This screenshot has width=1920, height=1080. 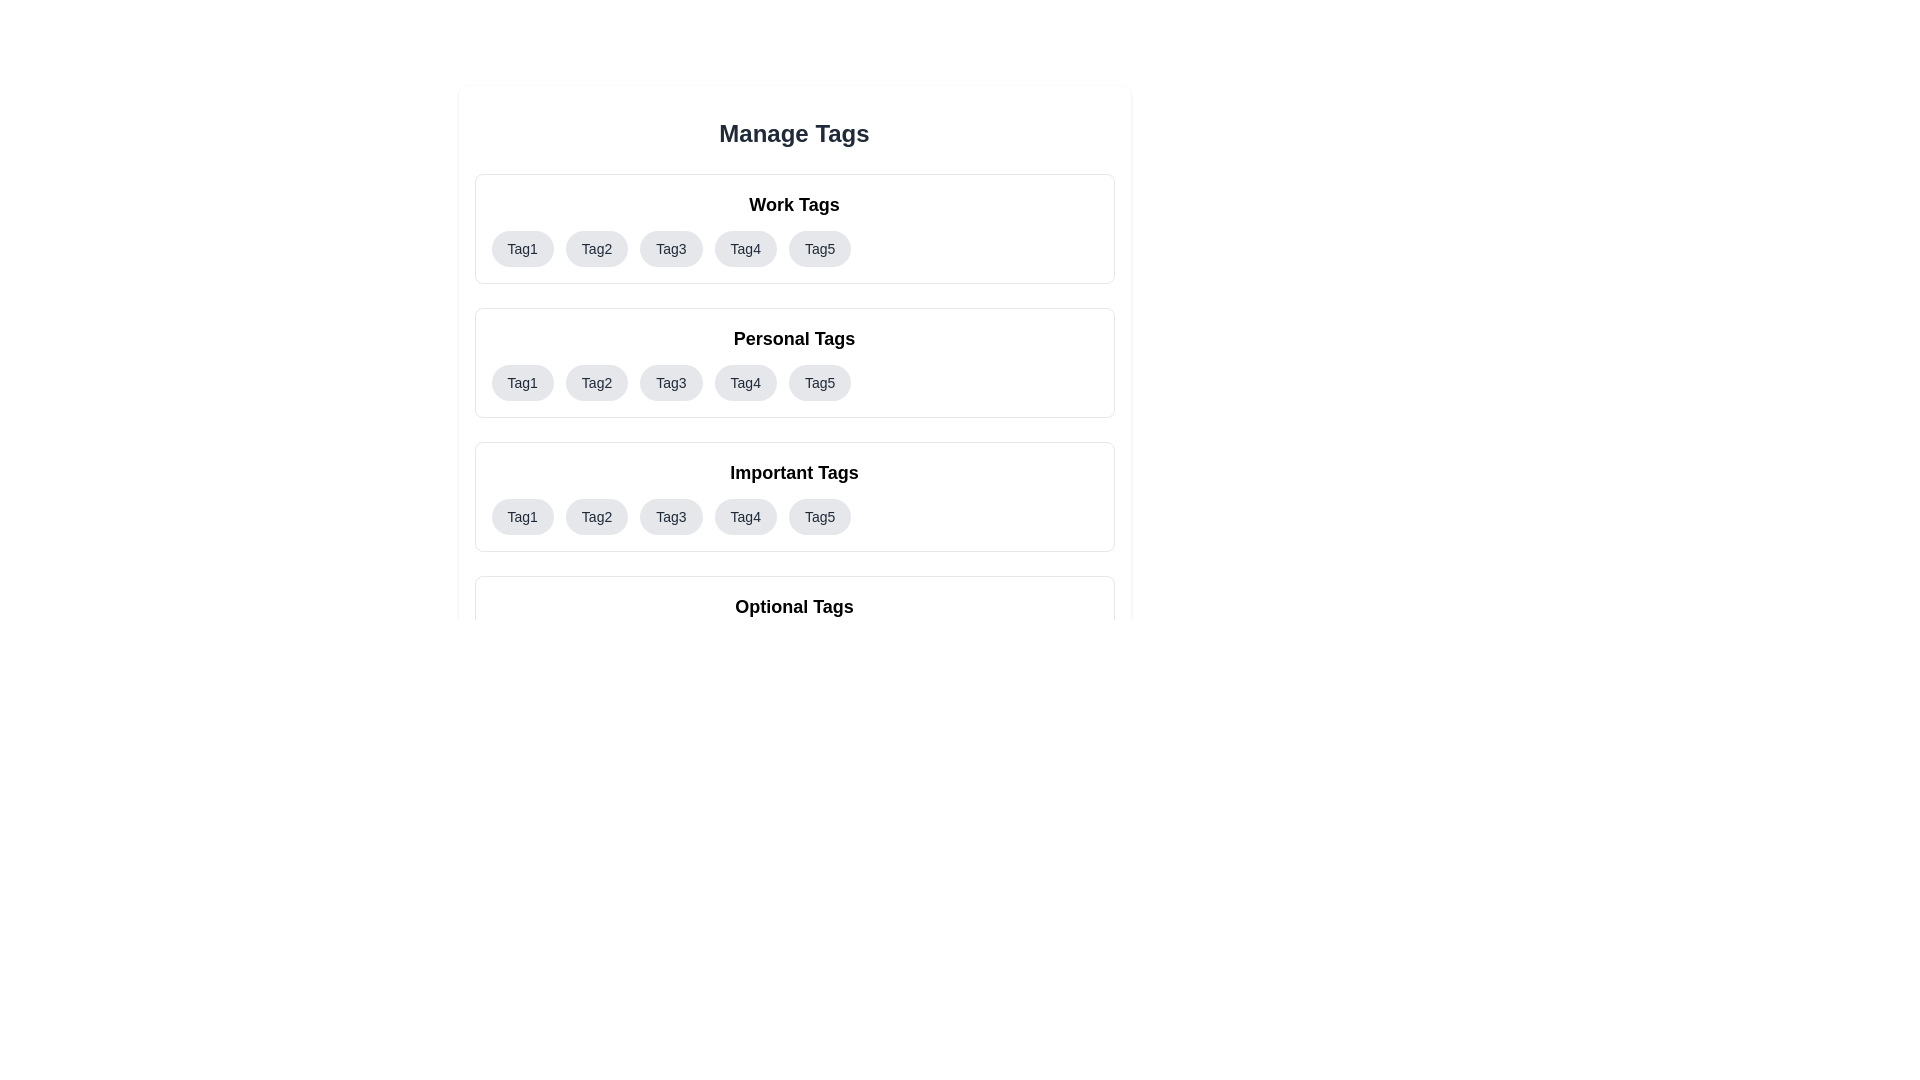 I want to click on the first tag in the 'Personal Tags' section, so click(x=522, y=382).